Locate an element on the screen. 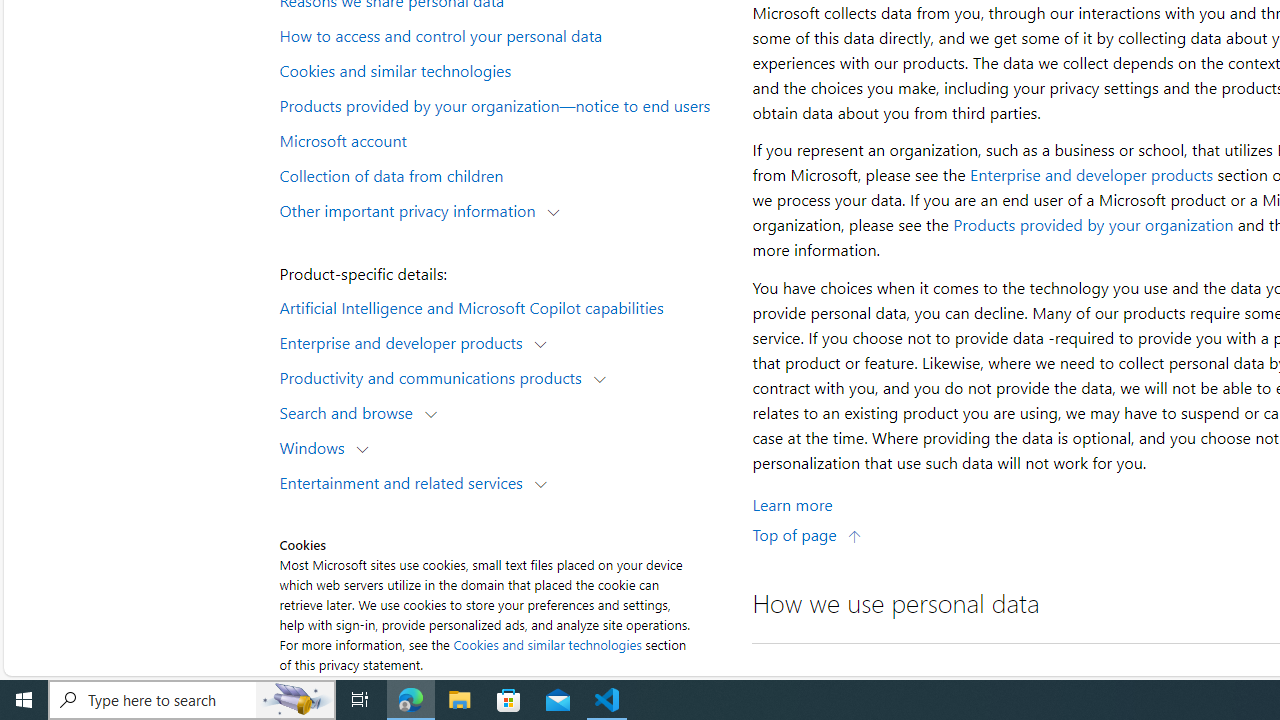 This screenshot has height=720, width=1280. 'Microsoft account' is located at coordinates (504, 138).